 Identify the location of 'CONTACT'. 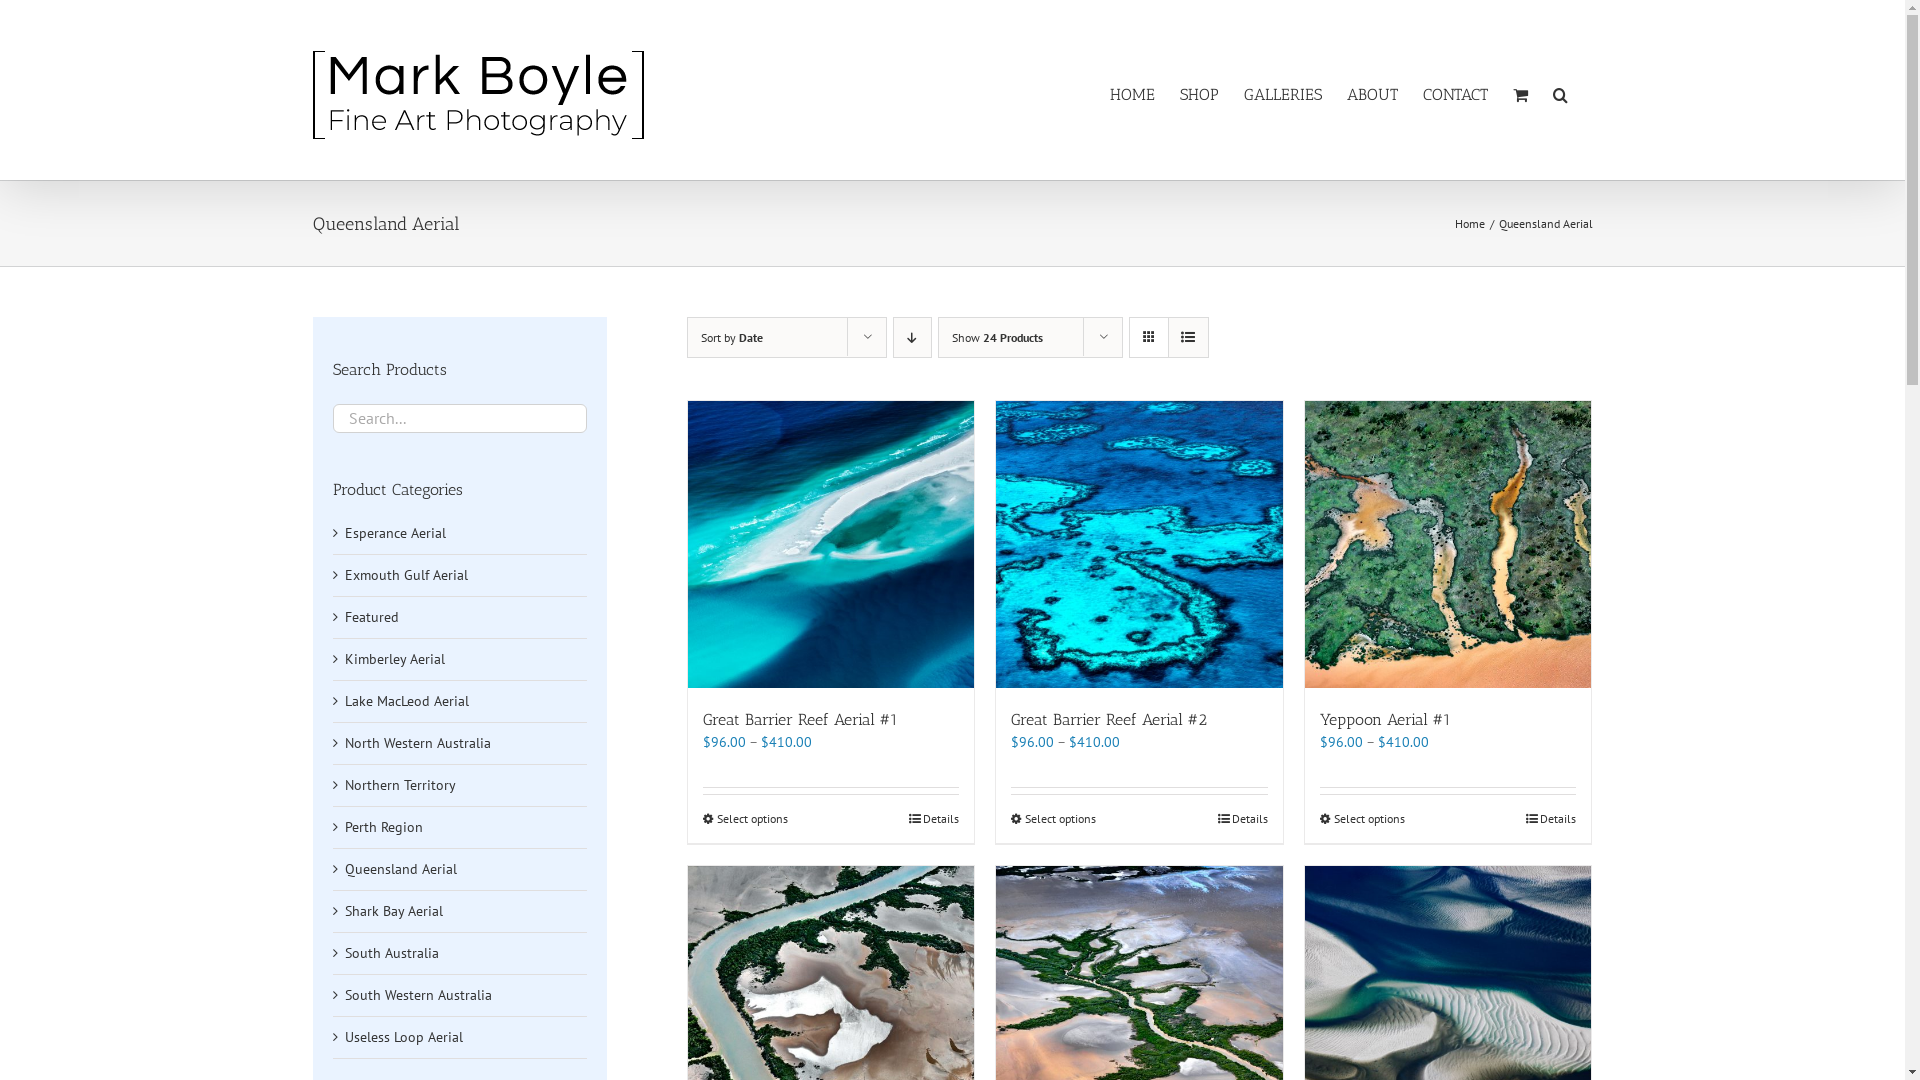
(1454, 95).